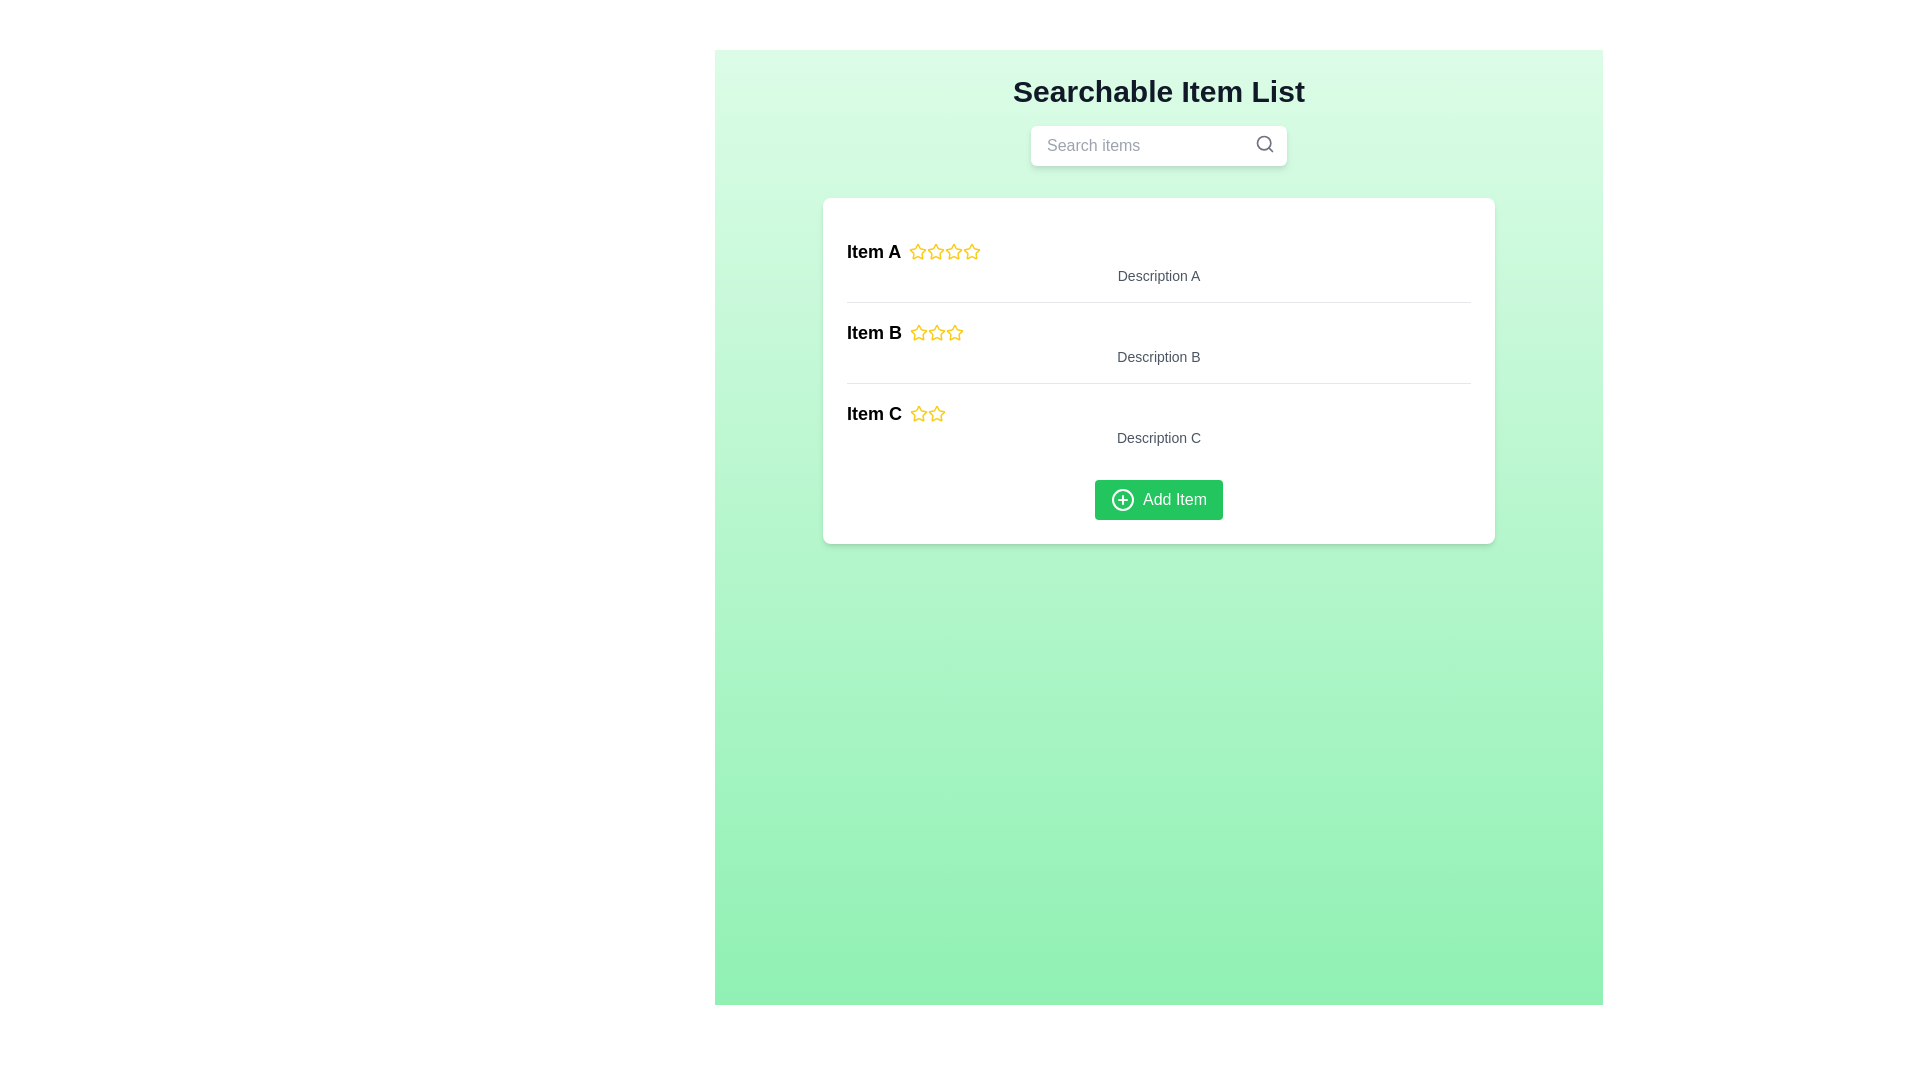  I want to click on the second star-shaped rating icon filled with yellow, which is located next to the text 'Item A', so click(953, 250).